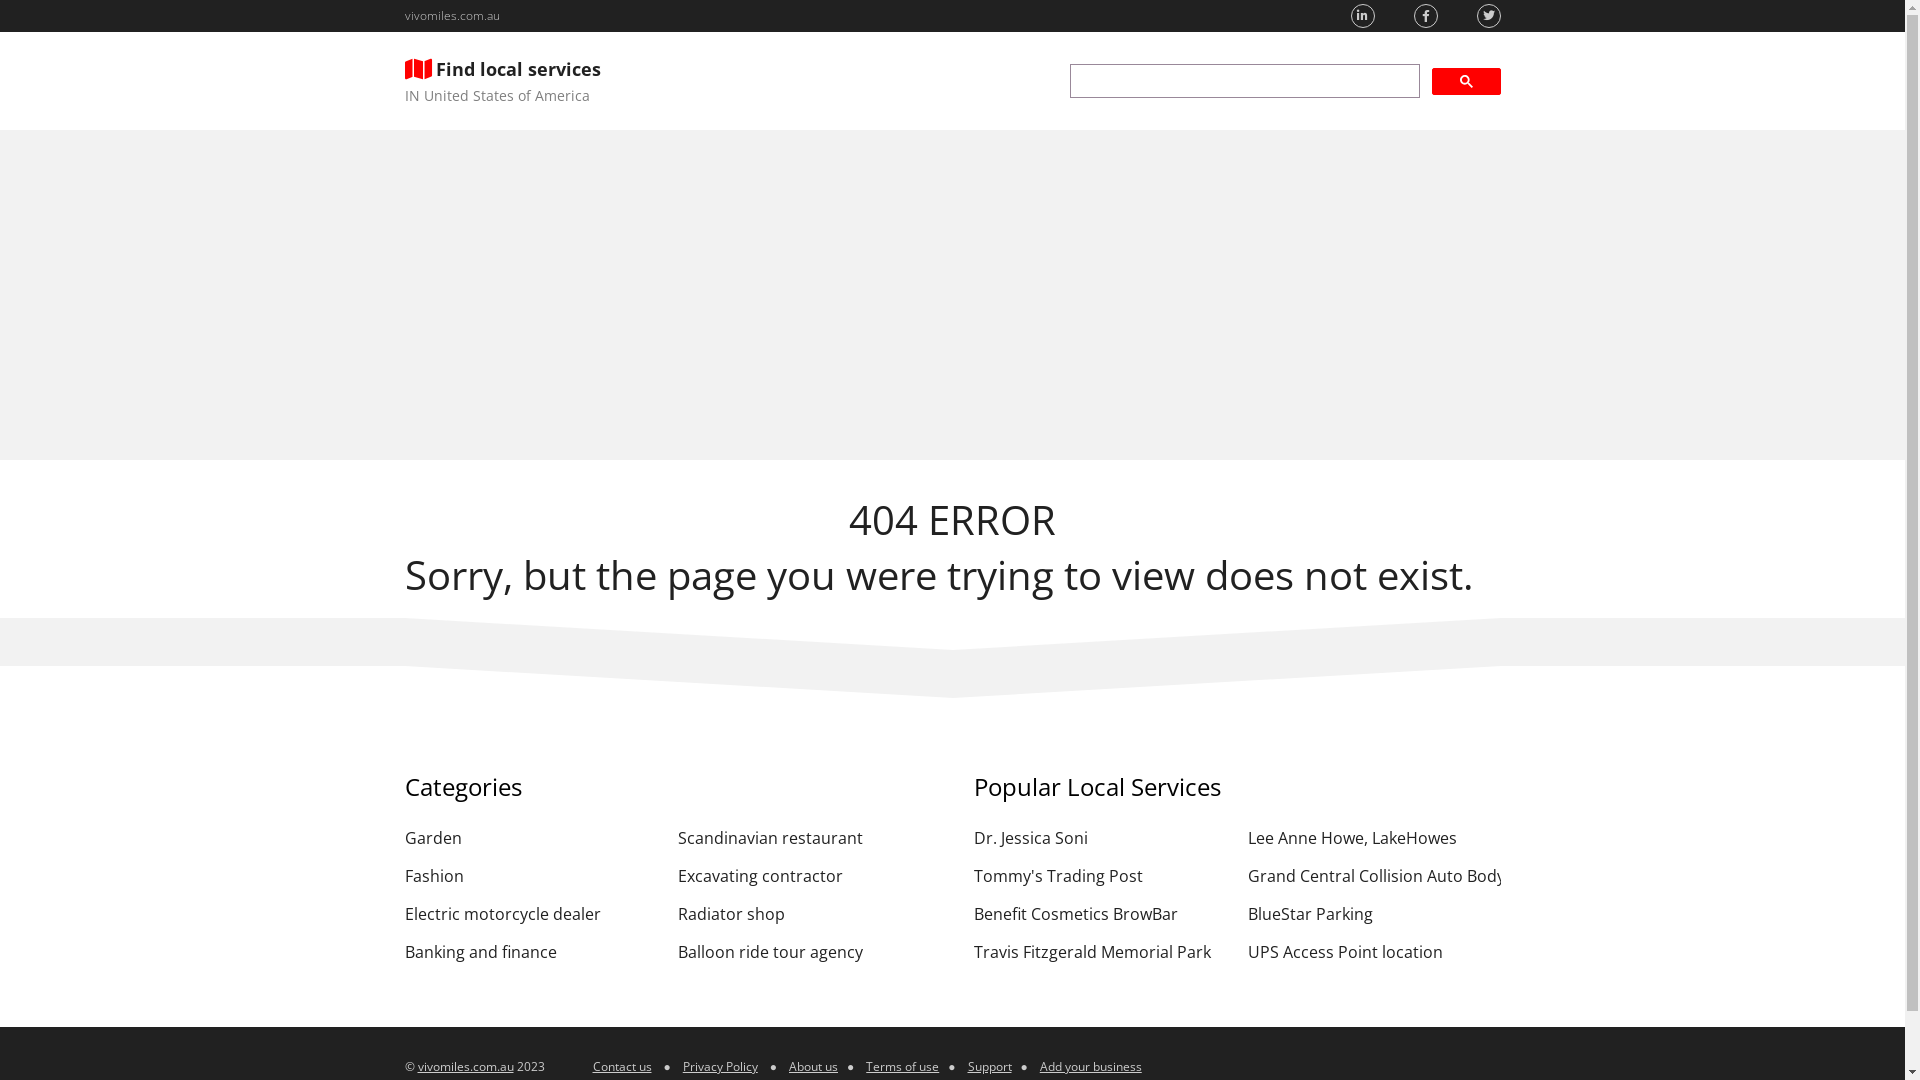  Describe the element at coordinates (1089, 1065) in the screenshot. I see `'Add your business'` at that location.